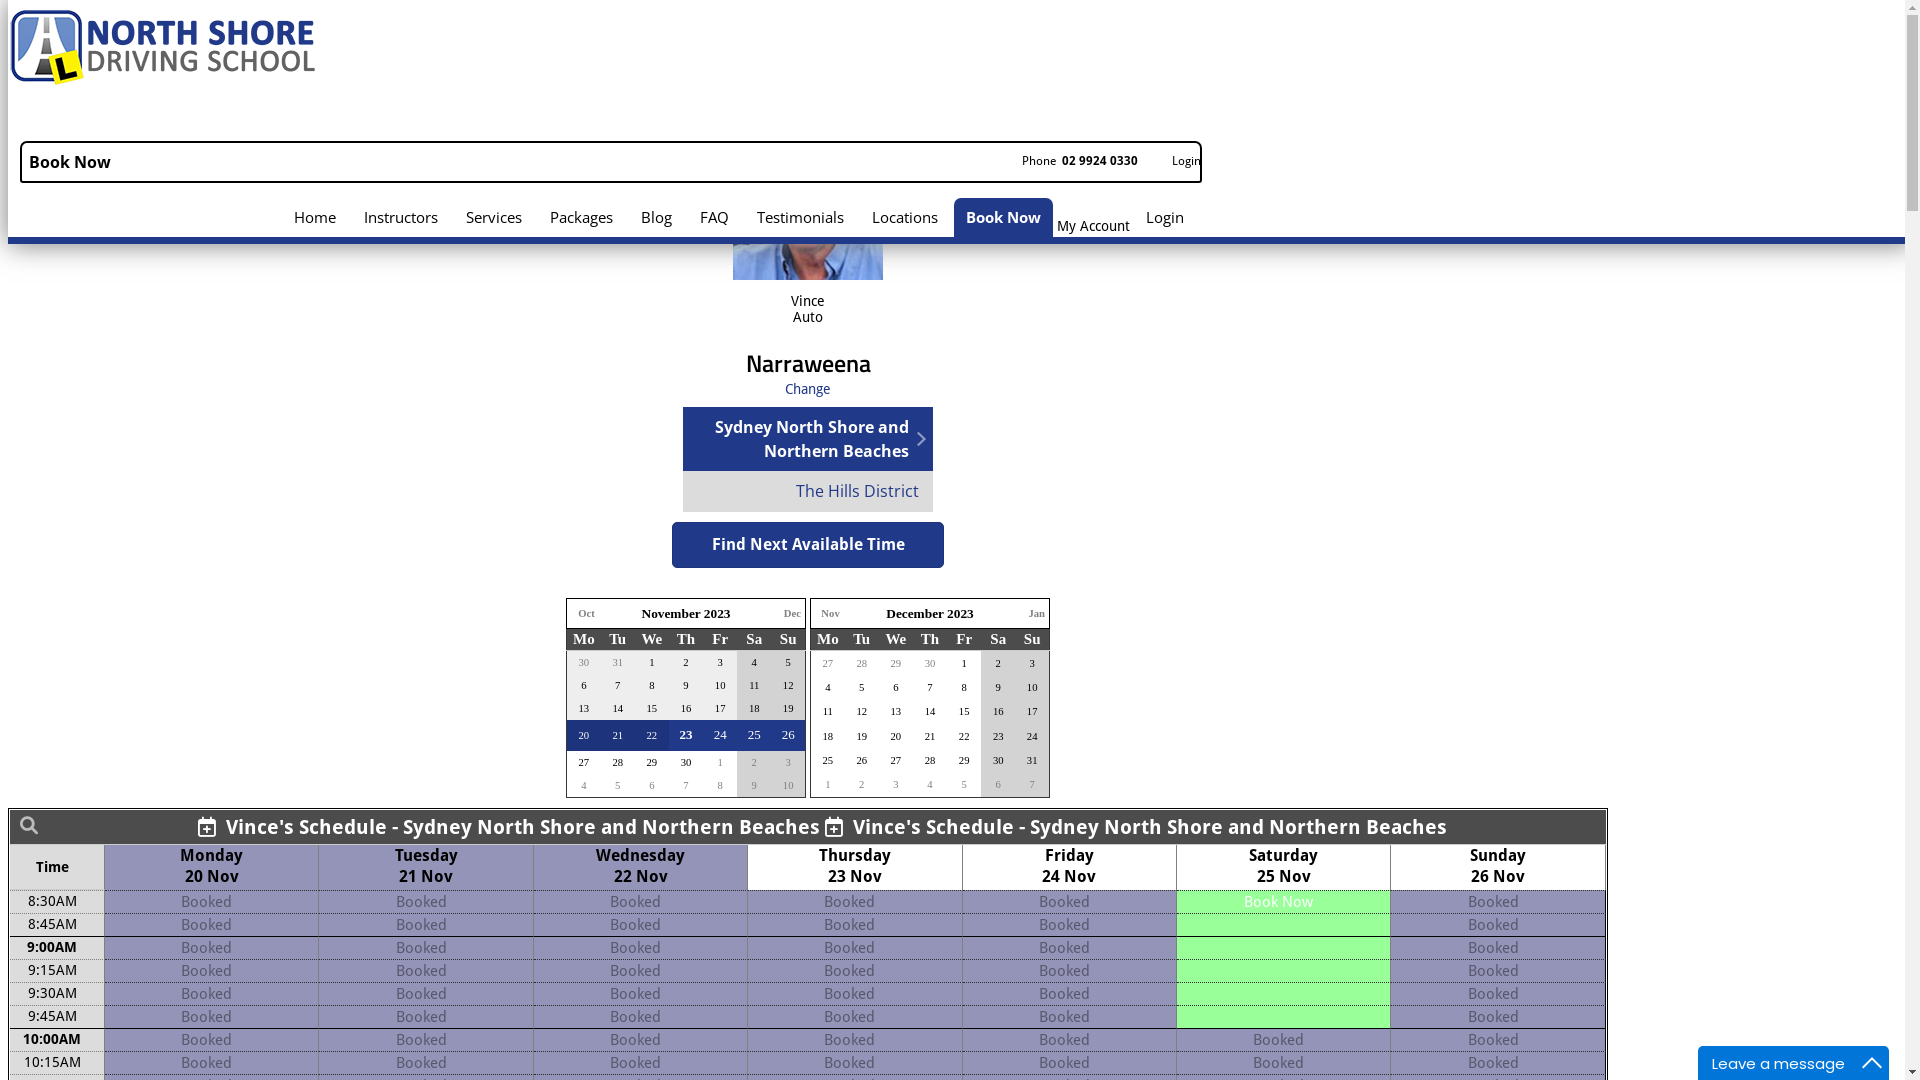 Image resolution: width=1920 pixels, height=1080 pixels. I want to click on 'Blog', so click(656, 217).